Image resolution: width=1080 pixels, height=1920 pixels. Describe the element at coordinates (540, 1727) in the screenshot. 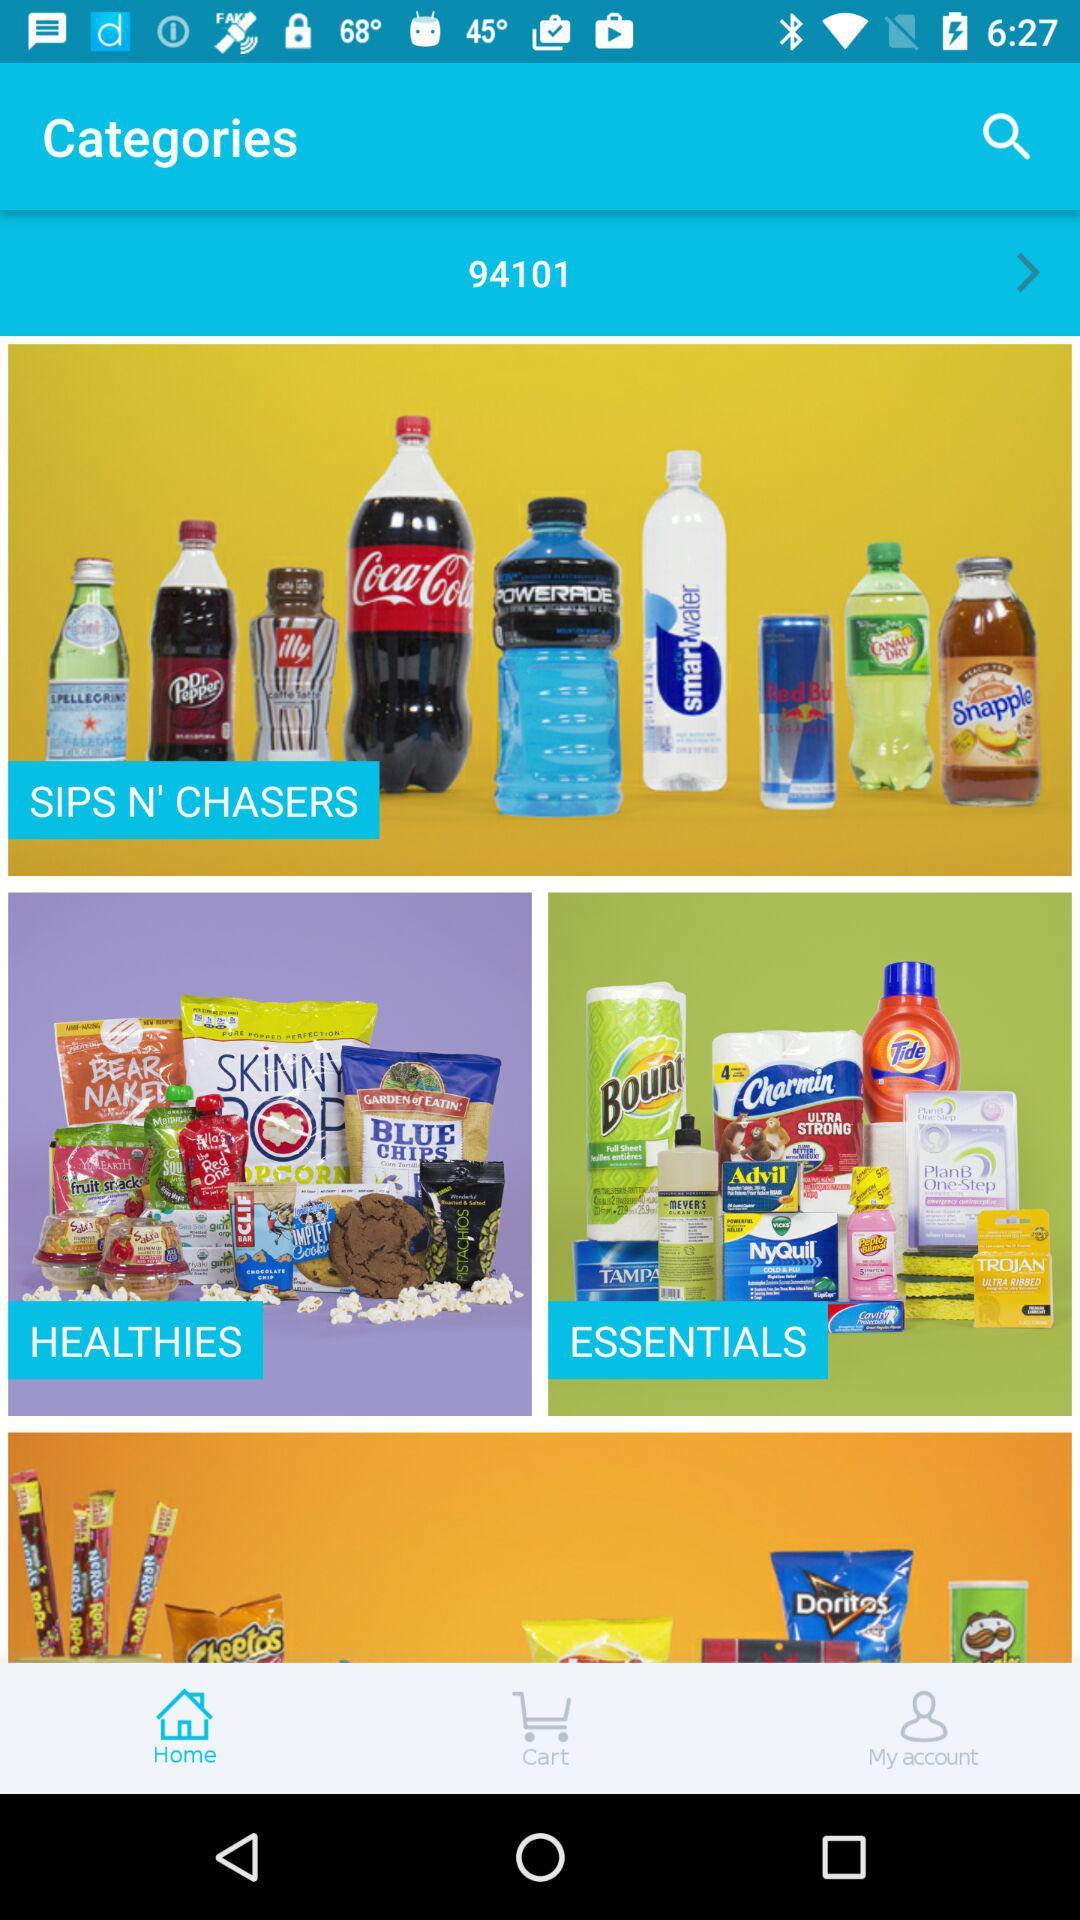

I see `the more icon` at that location.